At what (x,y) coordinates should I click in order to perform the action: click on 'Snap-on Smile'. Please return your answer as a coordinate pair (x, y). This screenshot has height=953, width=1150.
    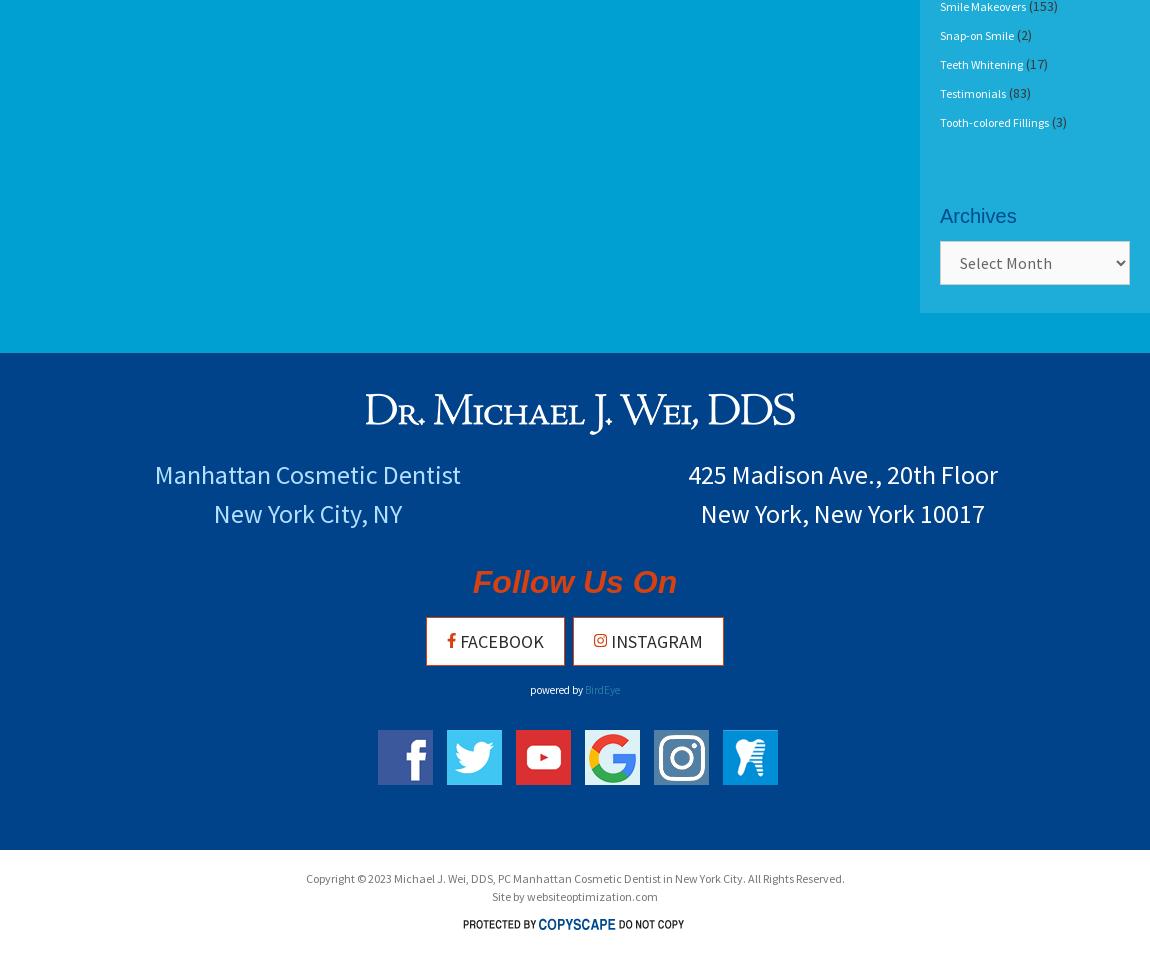
    Looking at the image, I should click on (977, 34).